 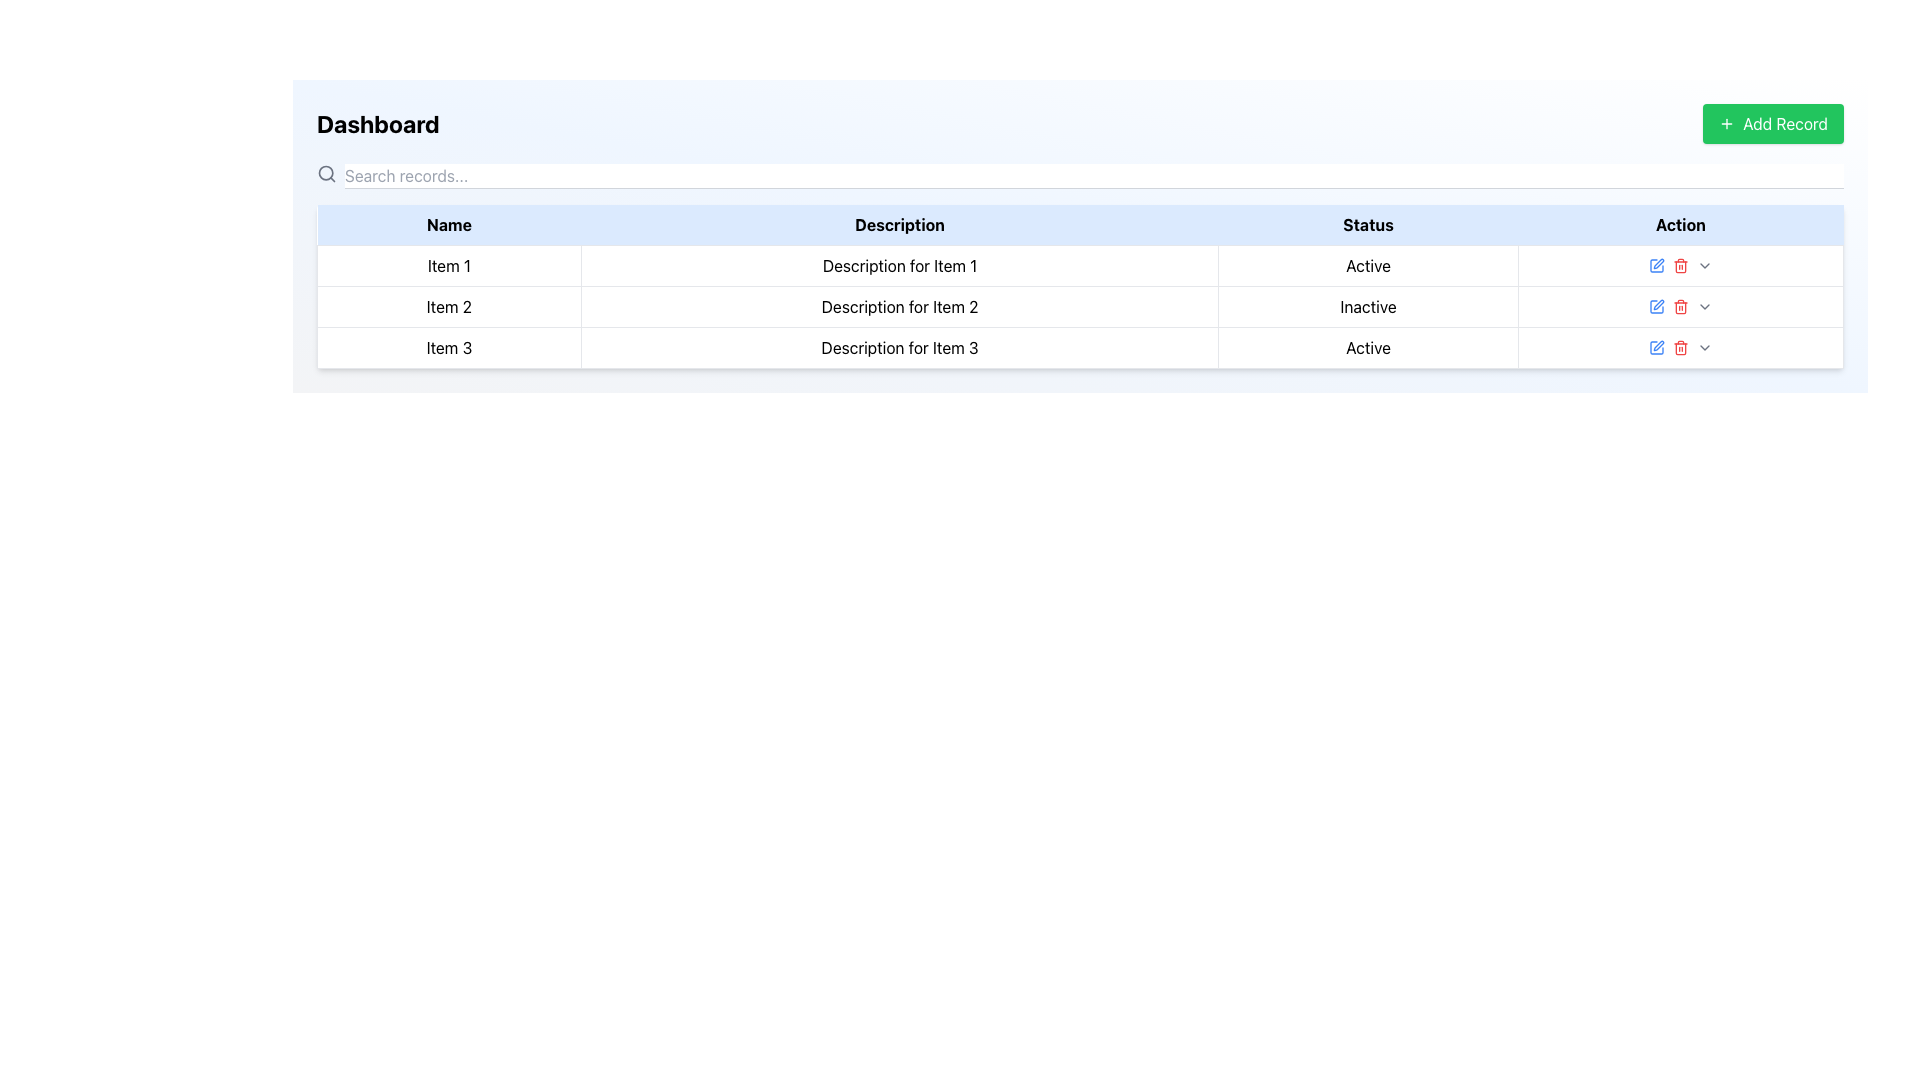 I want to click on the icon element located in the 'Action' column corresponding to the last 'Active' data entry, which is represented by a square outline with rounded corners, so click(x=1656, y=265).